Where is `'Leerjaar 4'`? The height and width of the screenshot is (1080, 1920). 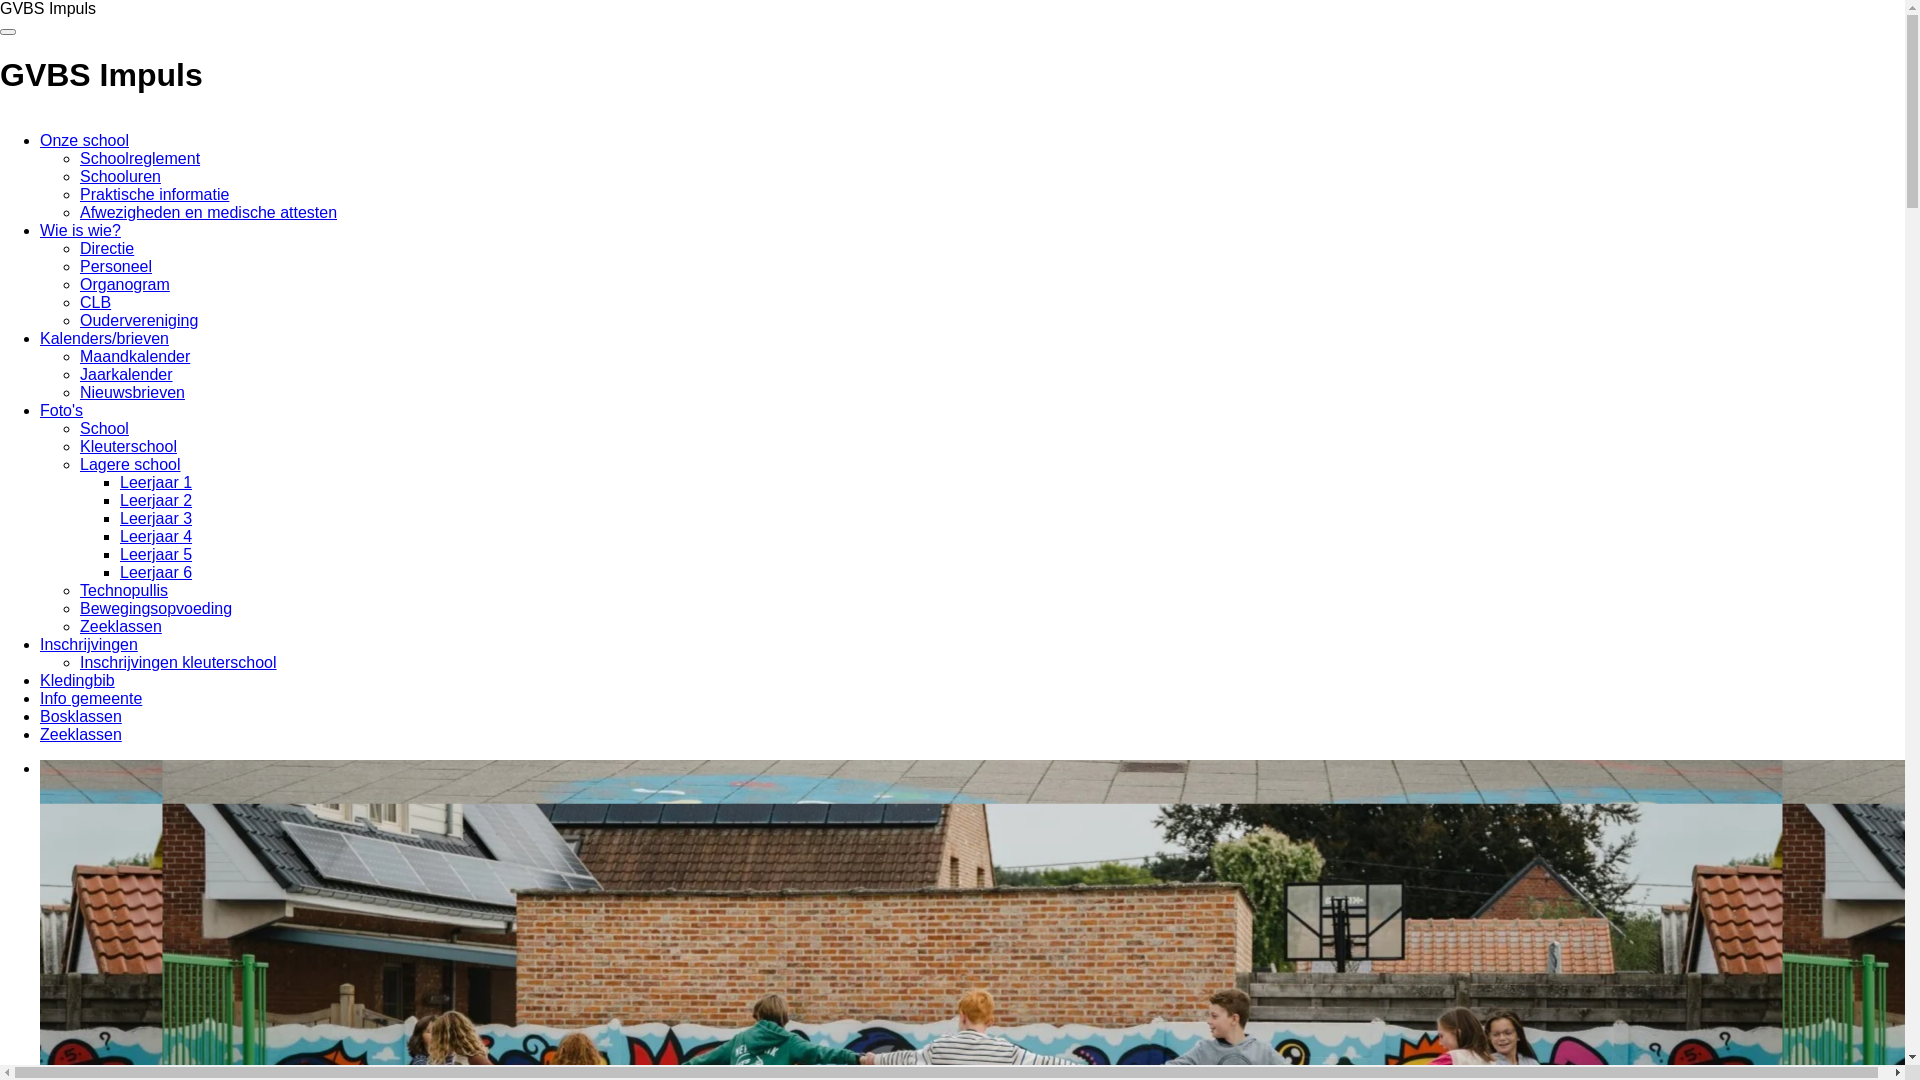 'Leerjaar 4' is located at coordinates (119, 535).